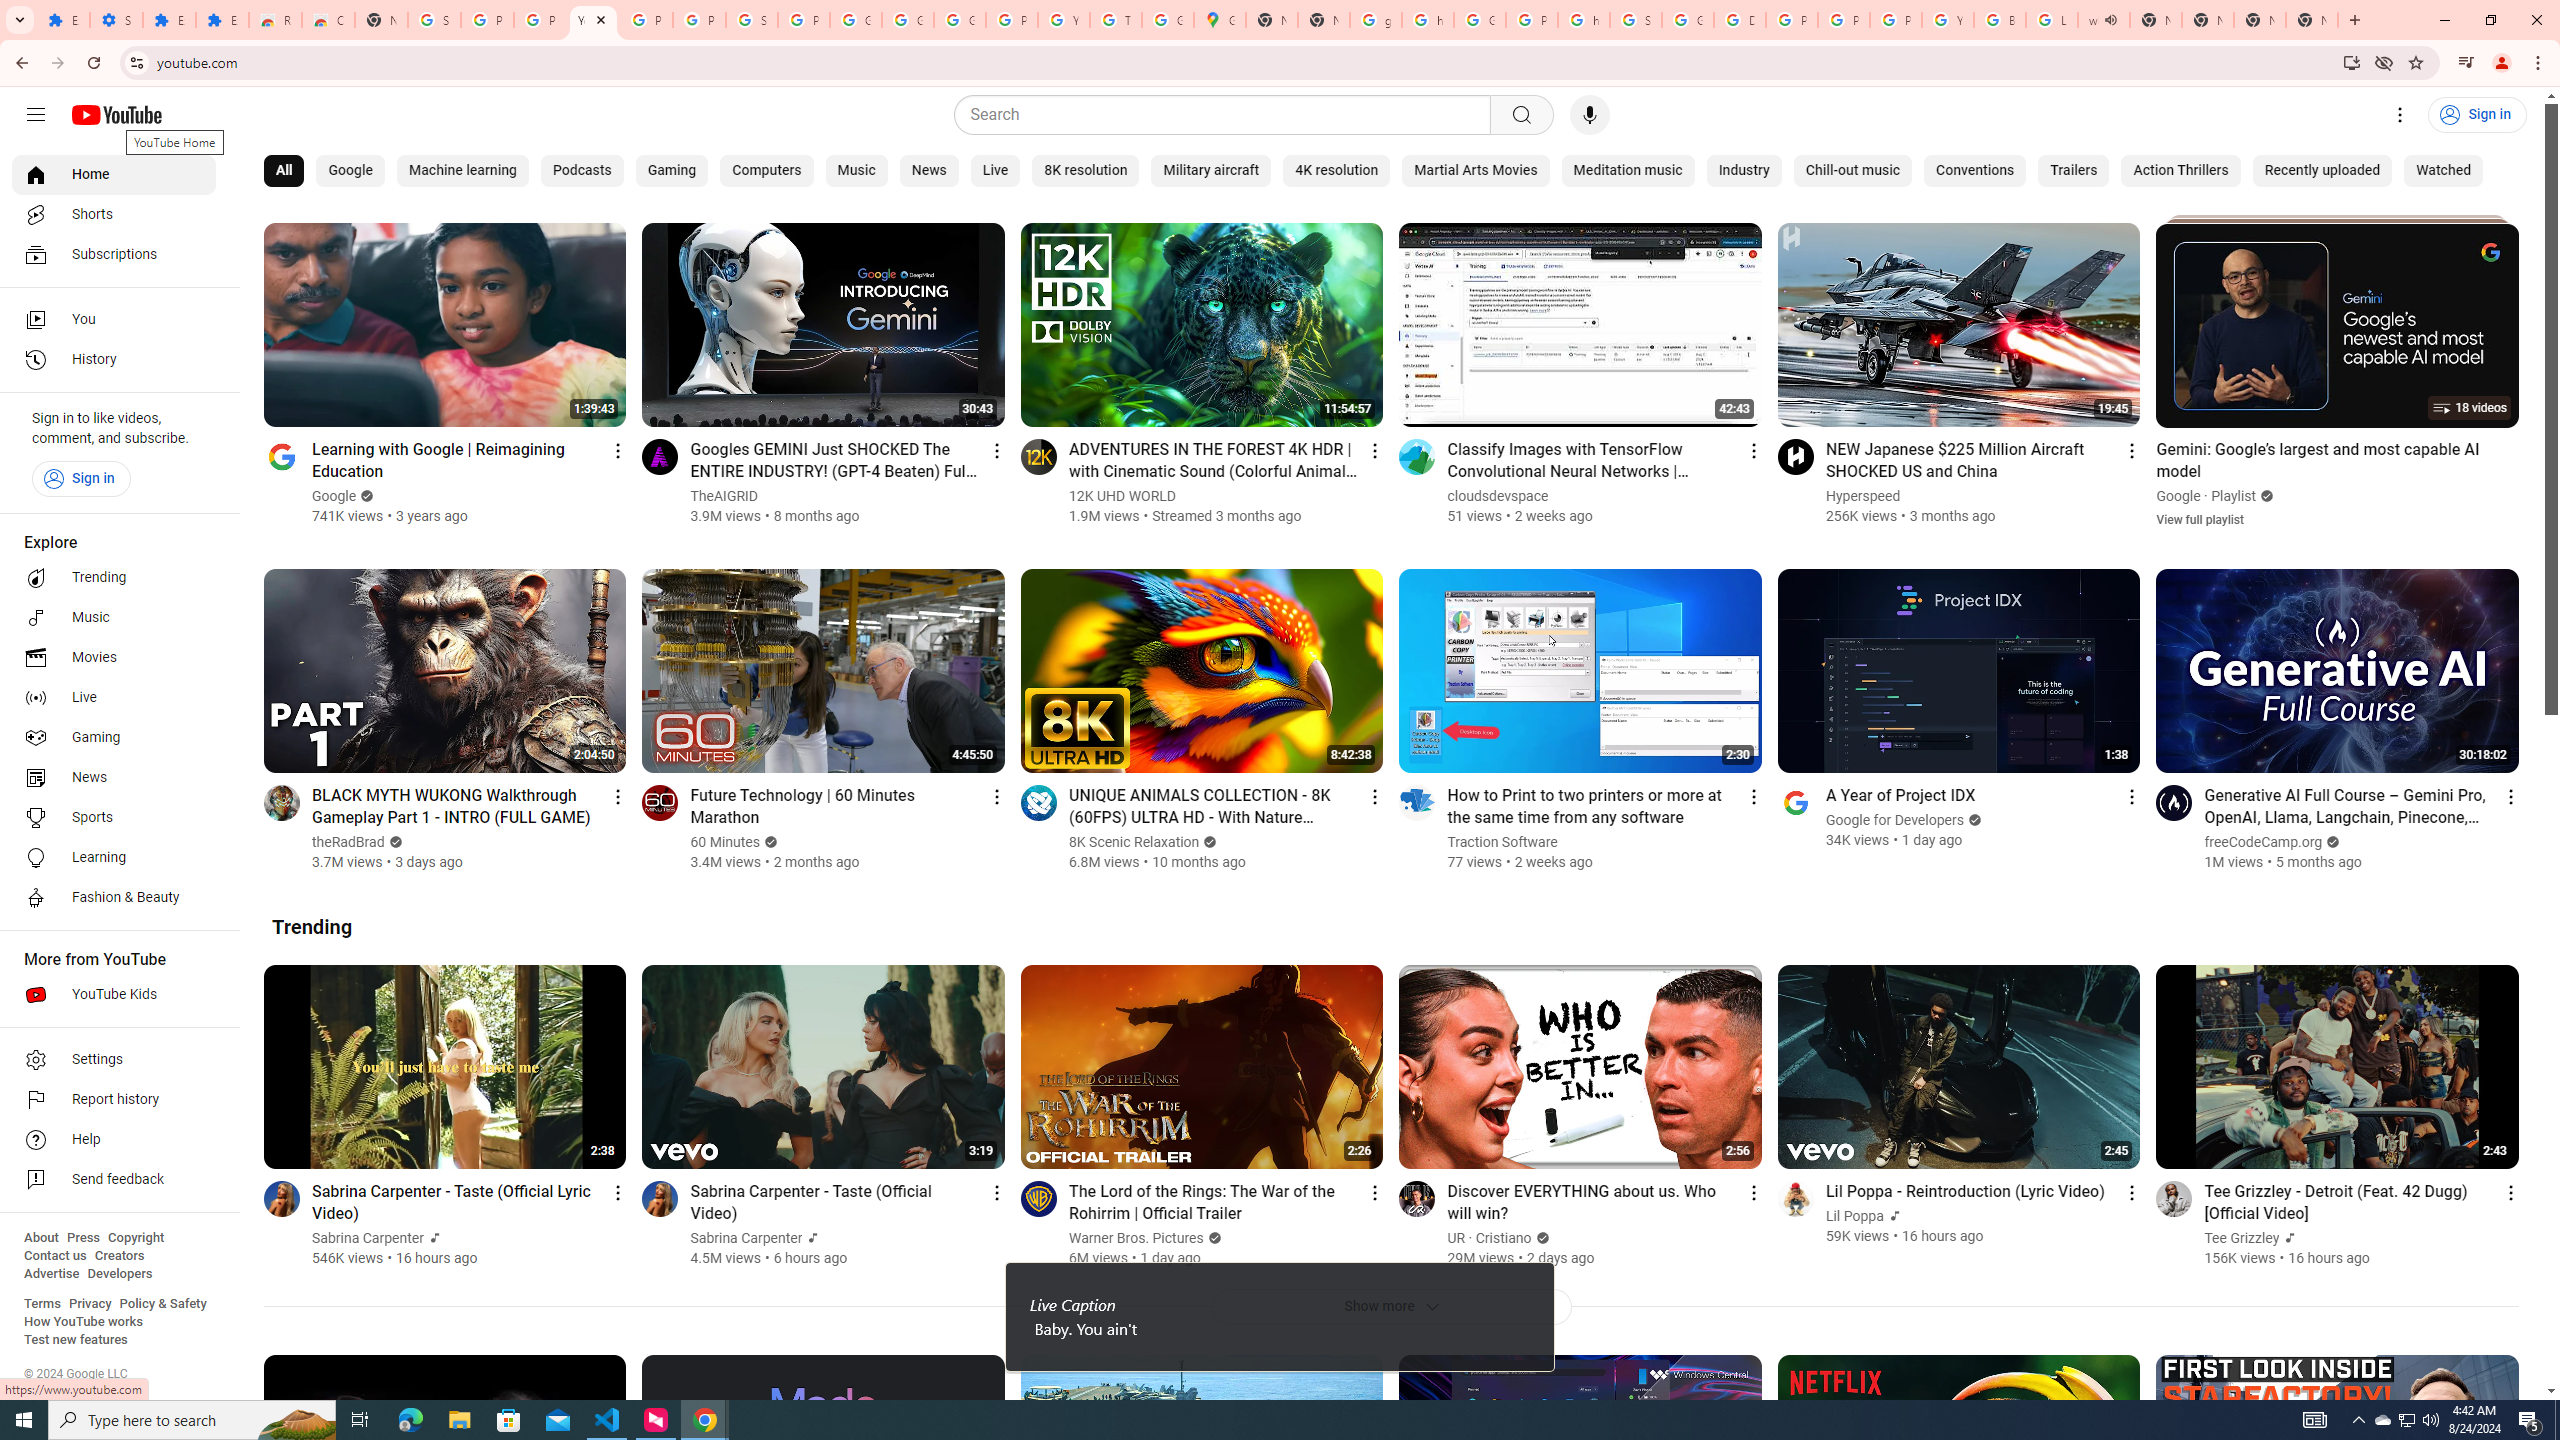 This screenshot has height=1440, width=2560. Describe the element at coordinates (1742, 171) in the screenshot. I see `'Industry'` at that location.